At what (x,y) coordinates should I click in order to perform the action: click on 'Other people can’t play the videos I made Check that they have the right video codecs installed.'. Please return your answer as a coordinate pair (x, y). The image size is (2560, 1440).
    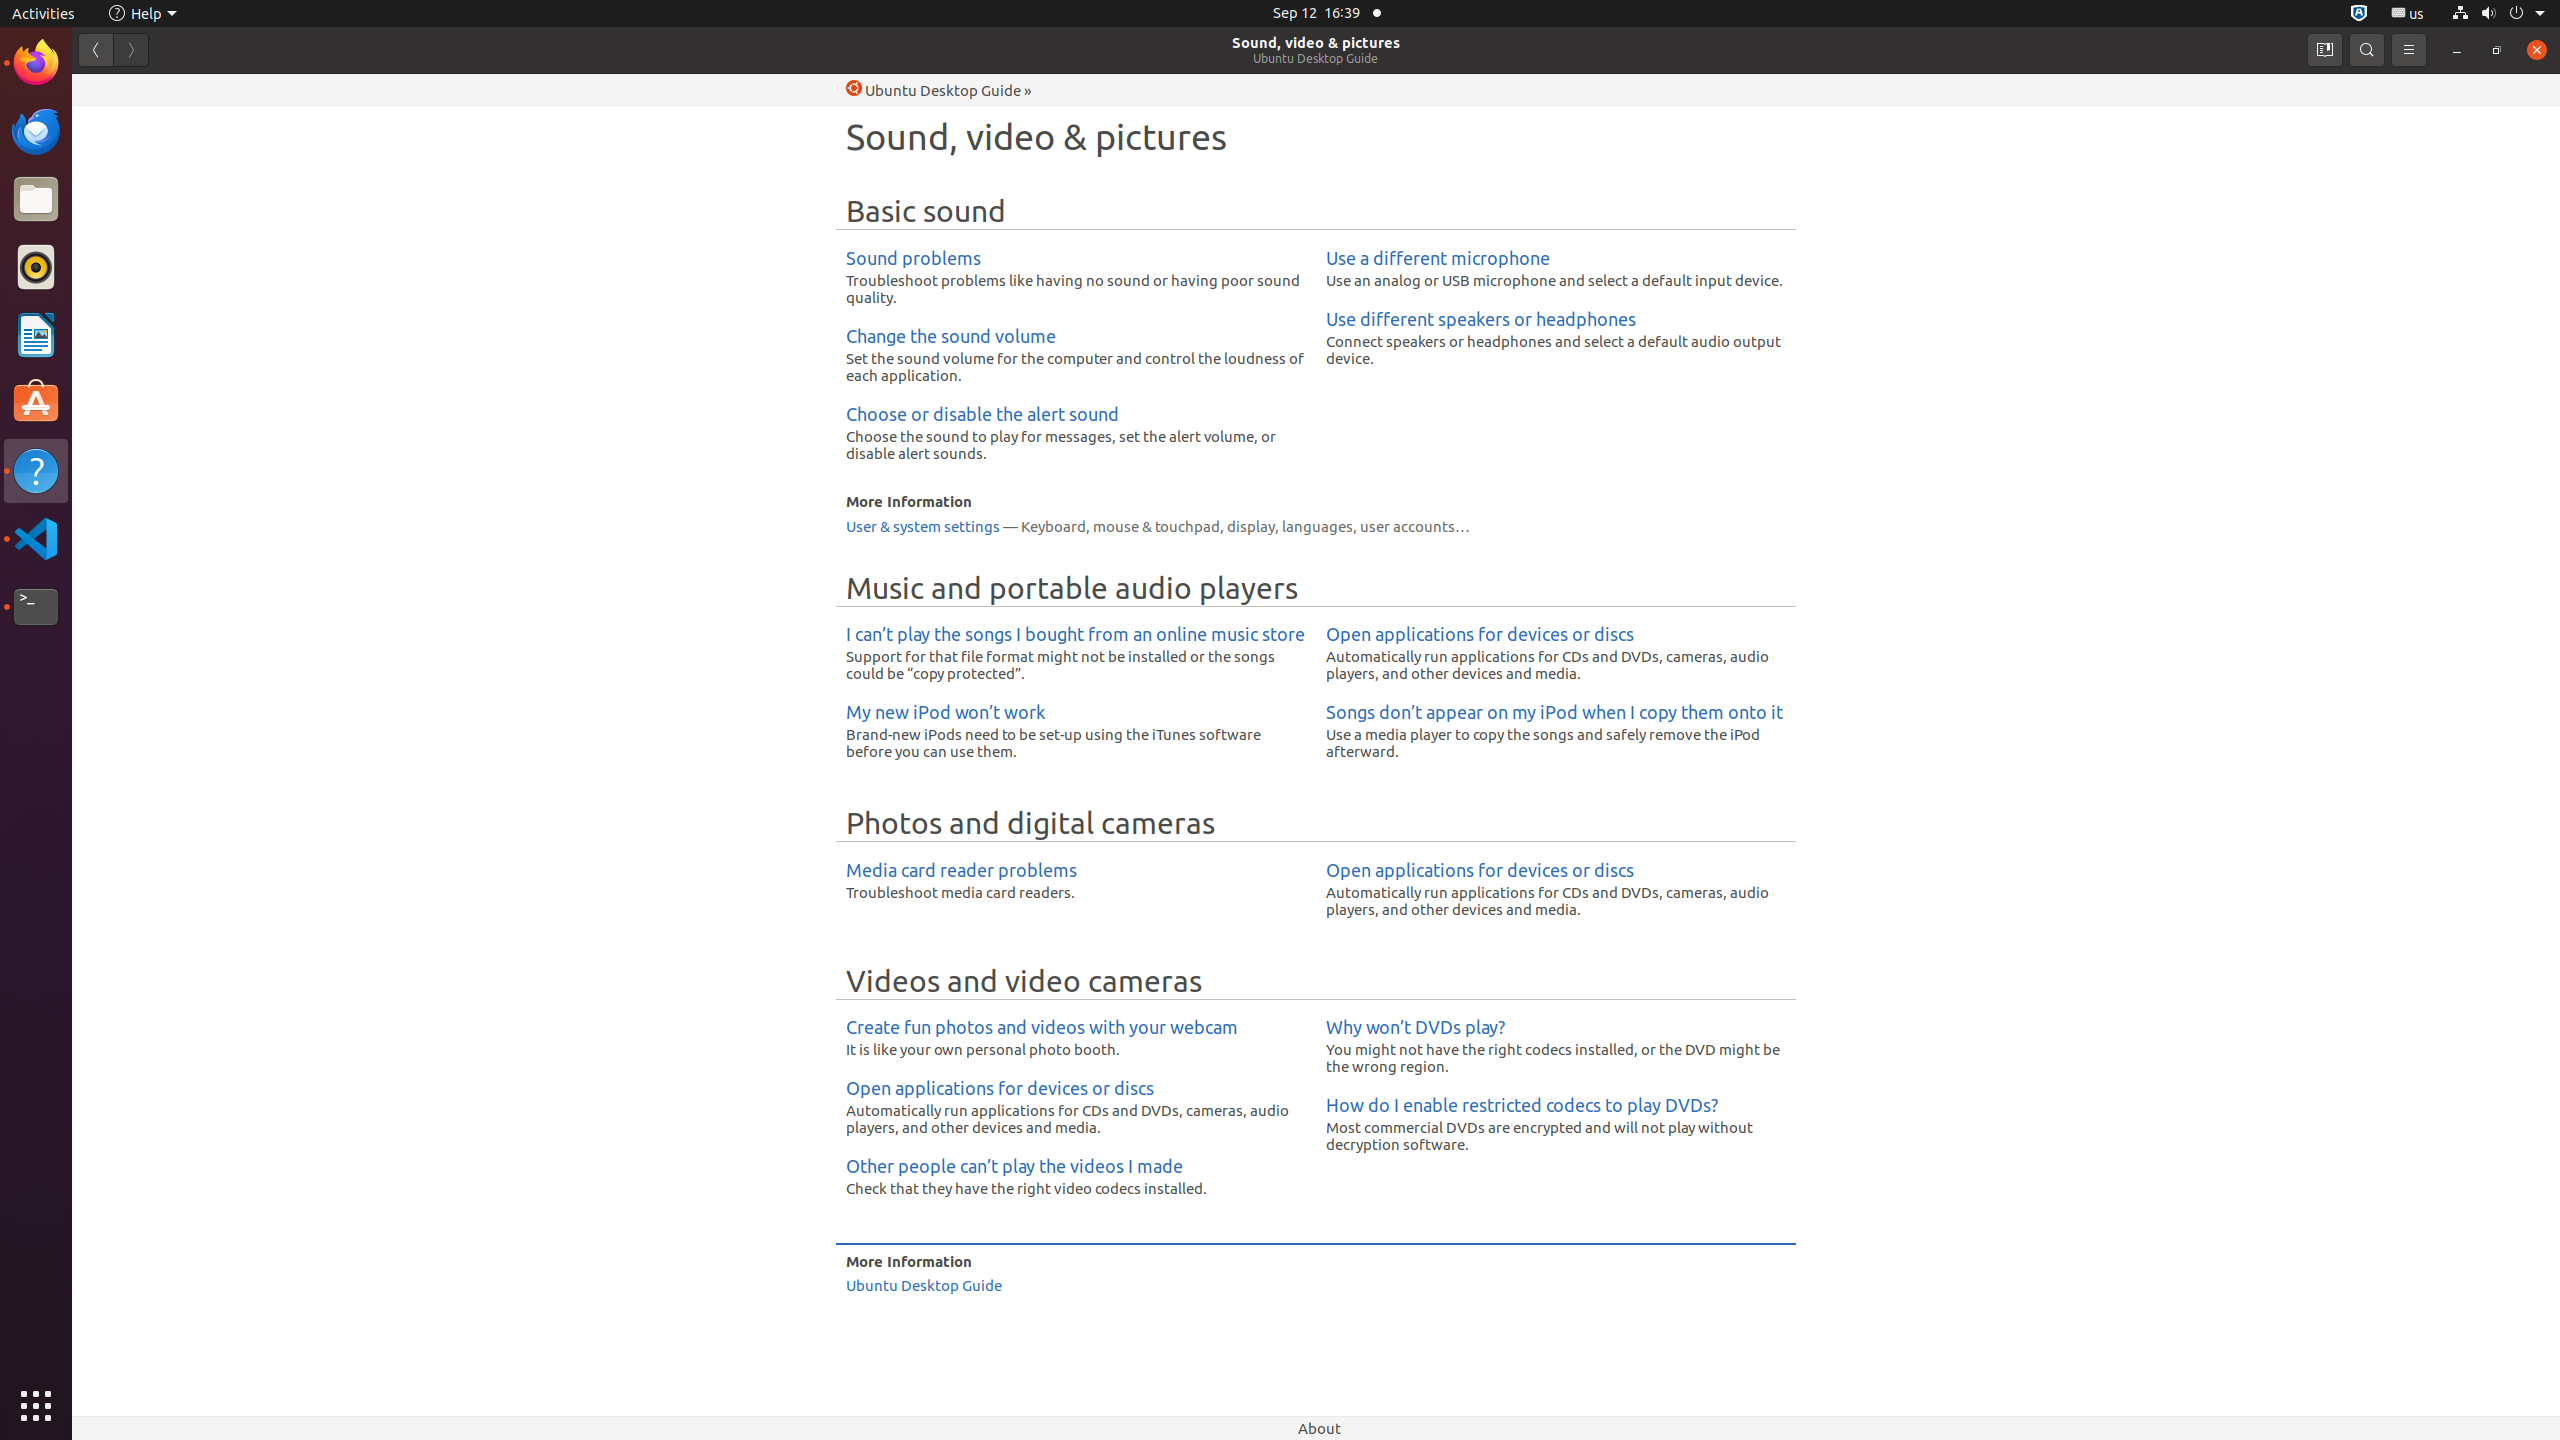
    Looking at the image, I should click on (1075, 1176).